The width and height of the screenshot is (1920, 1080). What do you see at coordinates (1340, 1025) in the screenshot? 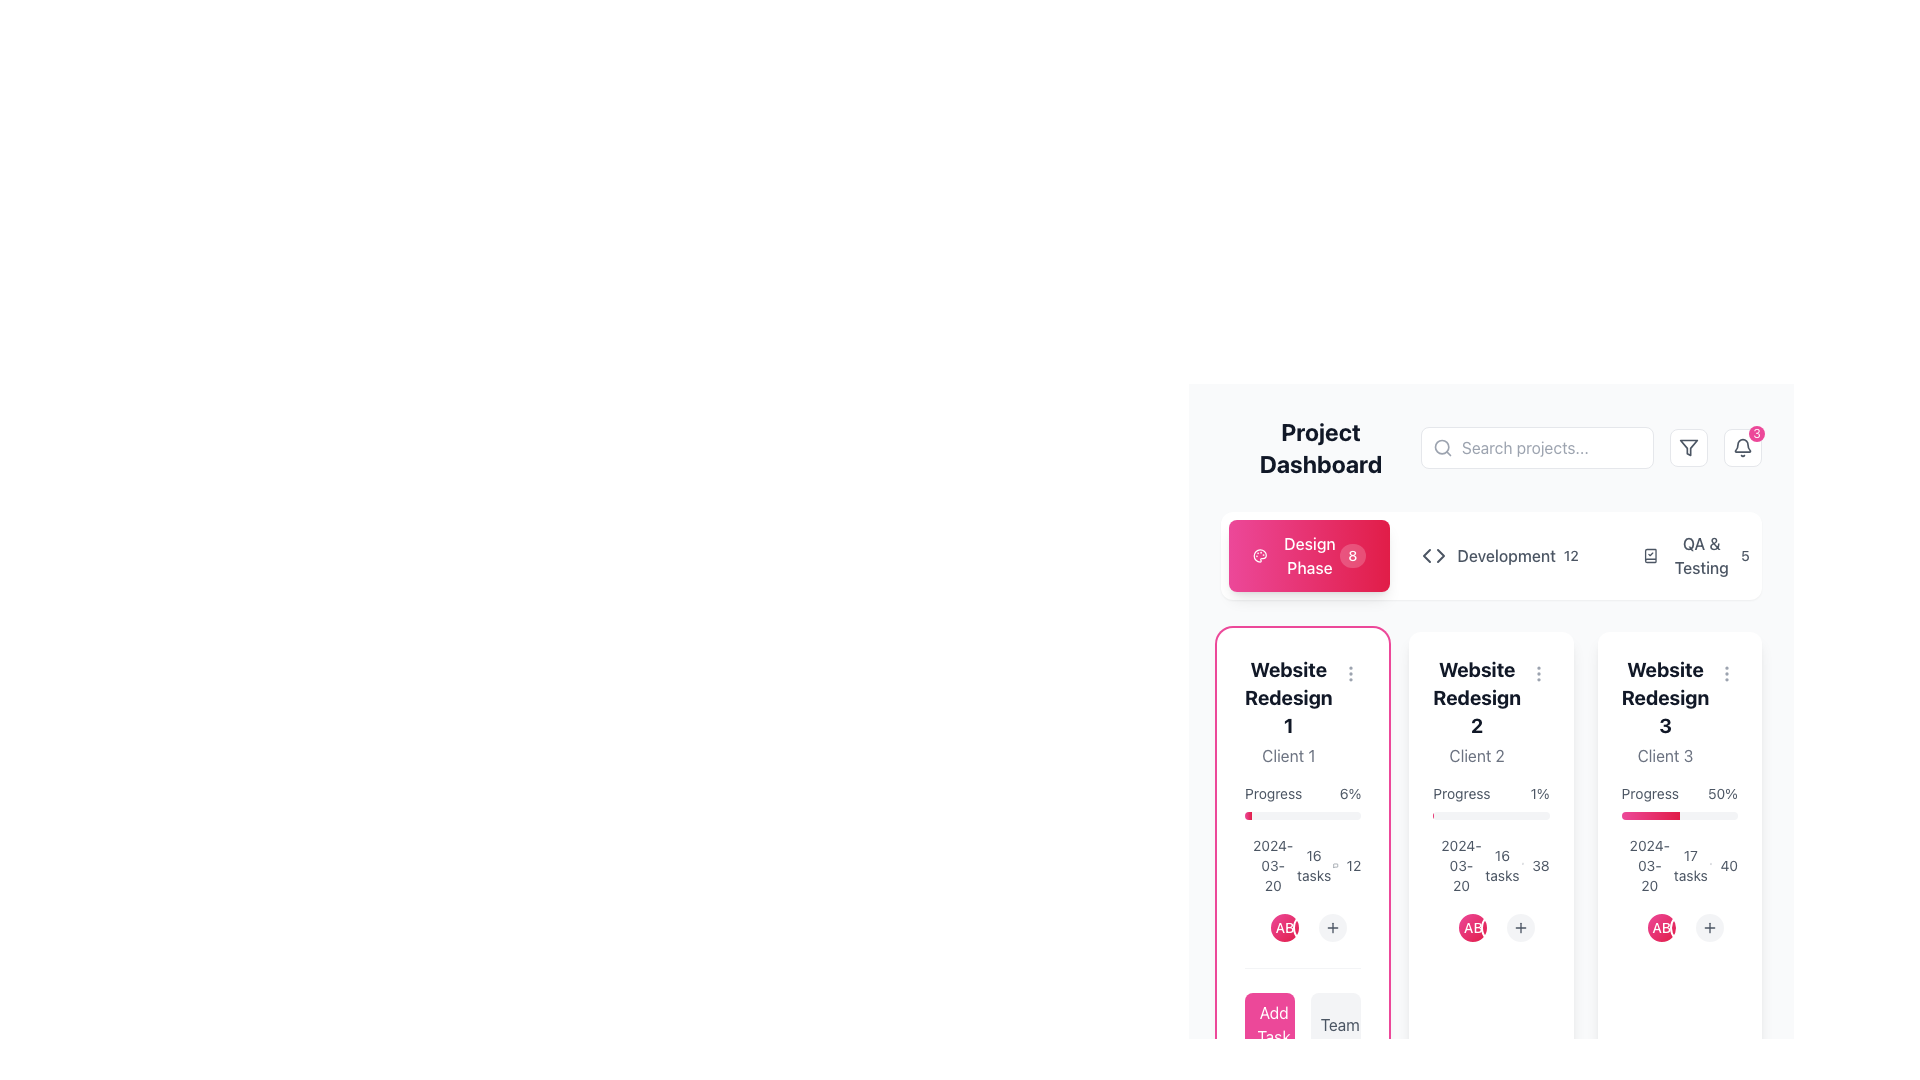
I see `the 'Team' button or link located at the bottom of the 'Website Redesign 1' card` at bounding box center [1340, 1025].